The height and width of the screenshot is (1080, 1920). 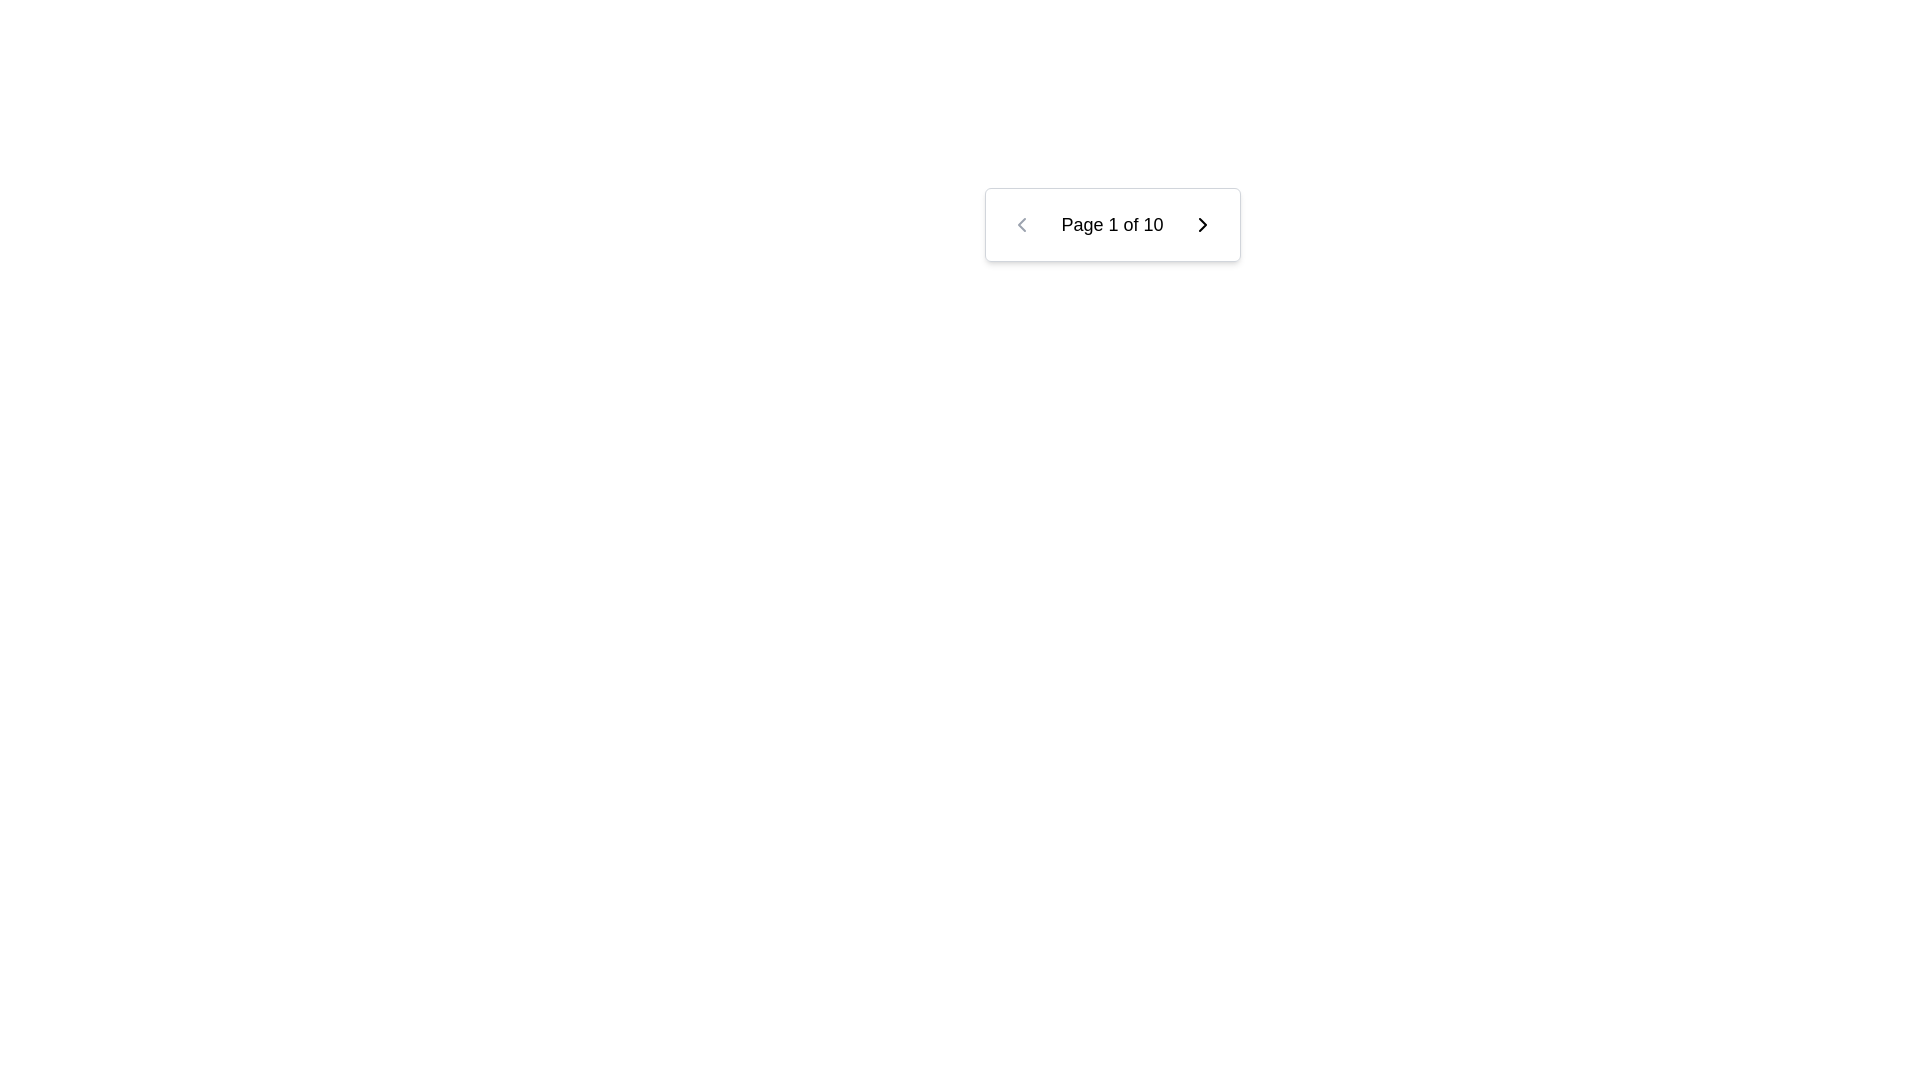 I want to click on the rightward pointing arrow button within the pagination control to advance to the next page, so click(x=1202, y=224).